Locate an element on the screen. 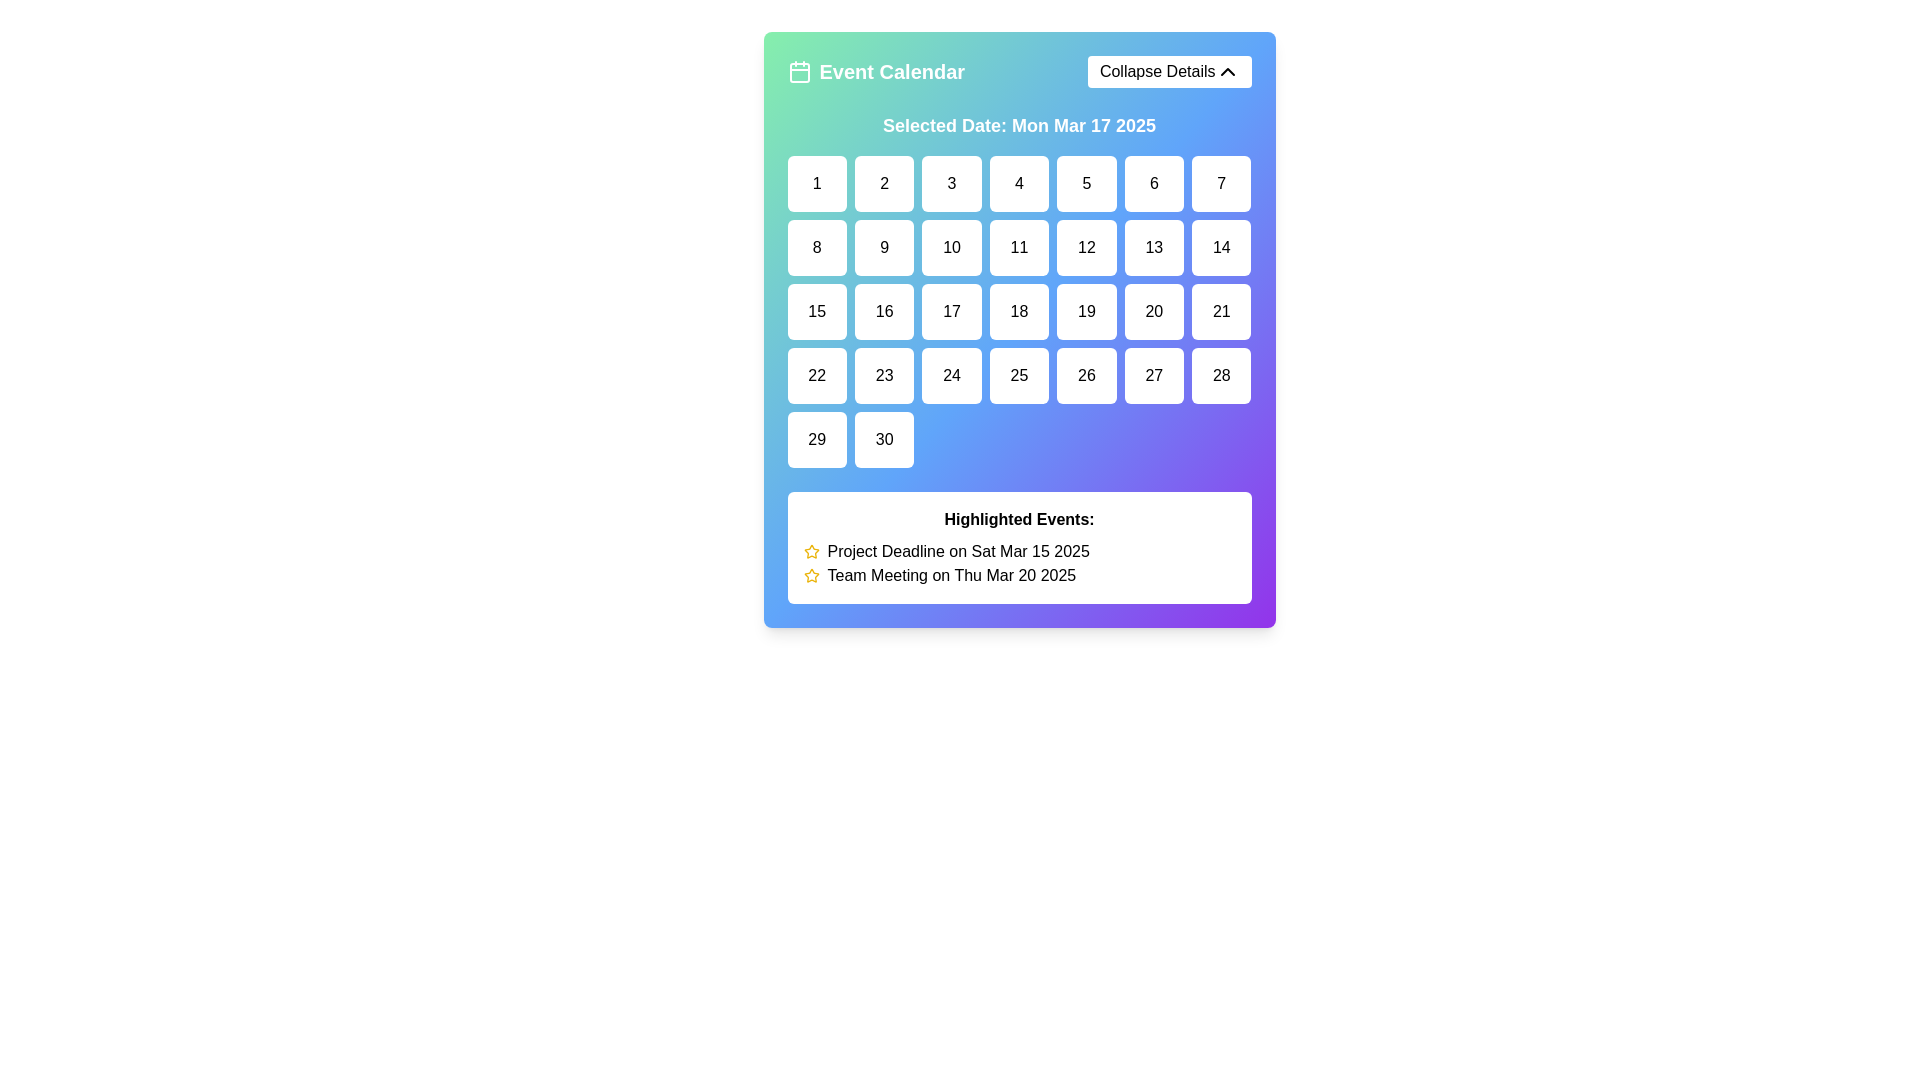  the square-shaped button displaying the number '14' with a white background and black text to interact with the date is located at coordinates (1220, 246).